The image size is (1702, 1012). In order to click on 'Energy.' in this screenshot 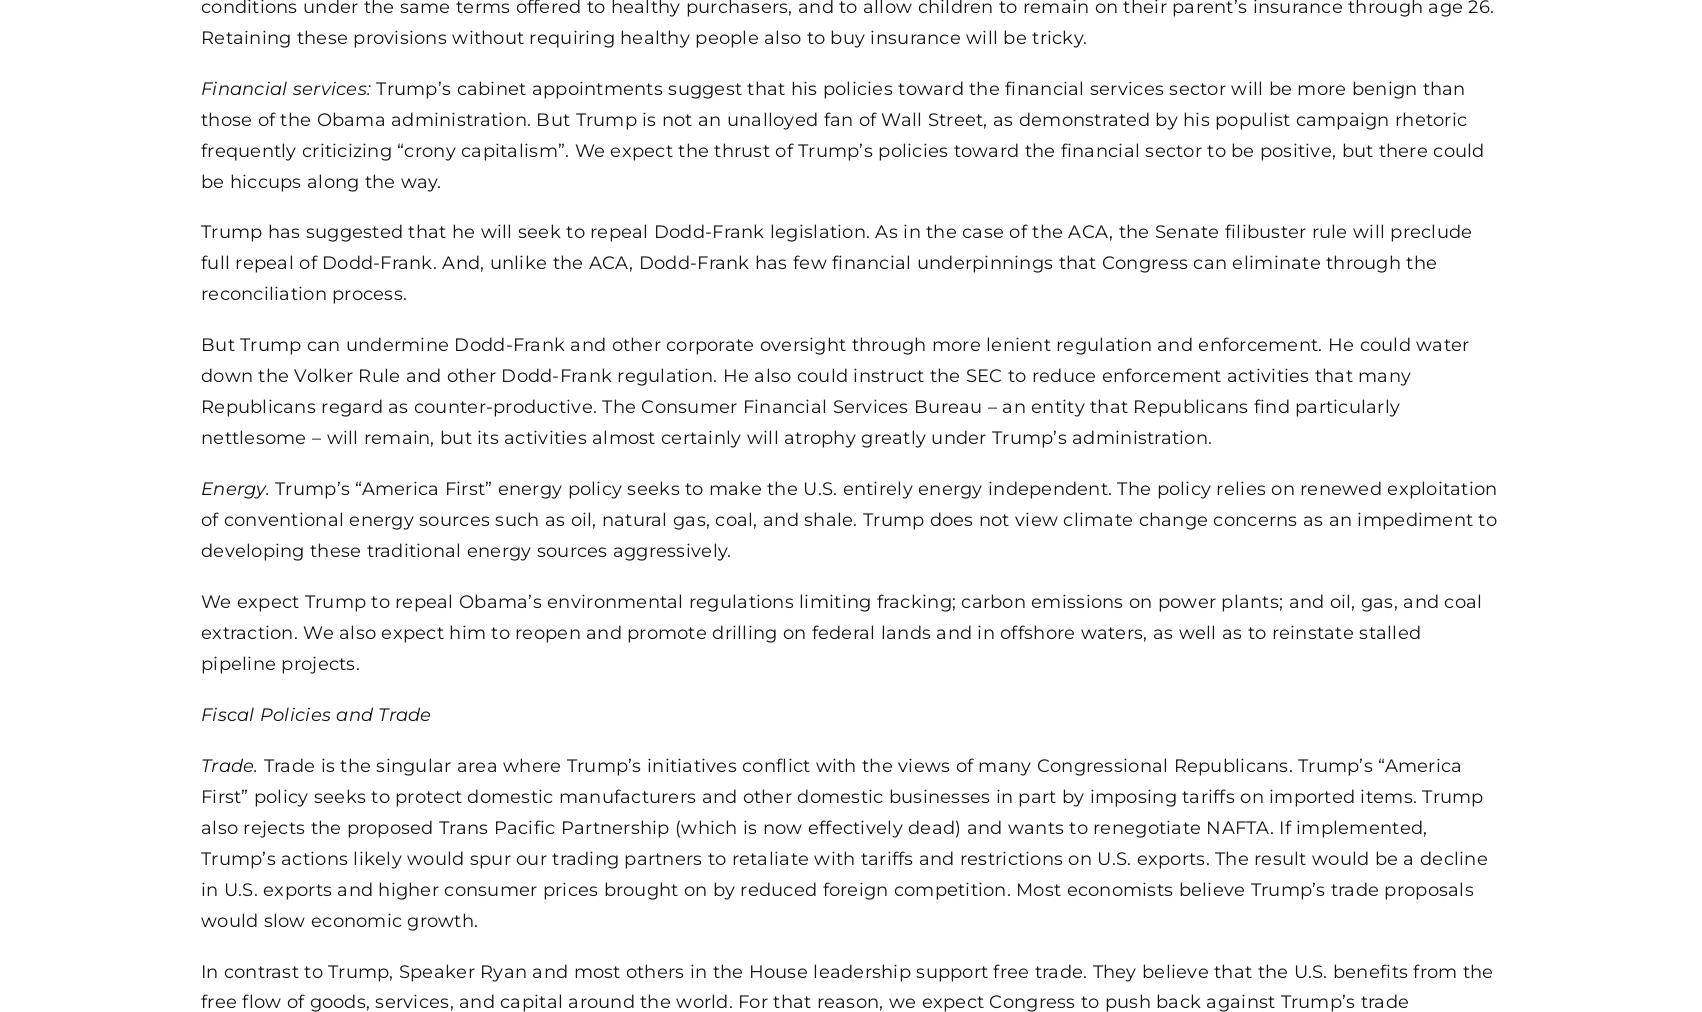, I will do `click(236, 487)`.